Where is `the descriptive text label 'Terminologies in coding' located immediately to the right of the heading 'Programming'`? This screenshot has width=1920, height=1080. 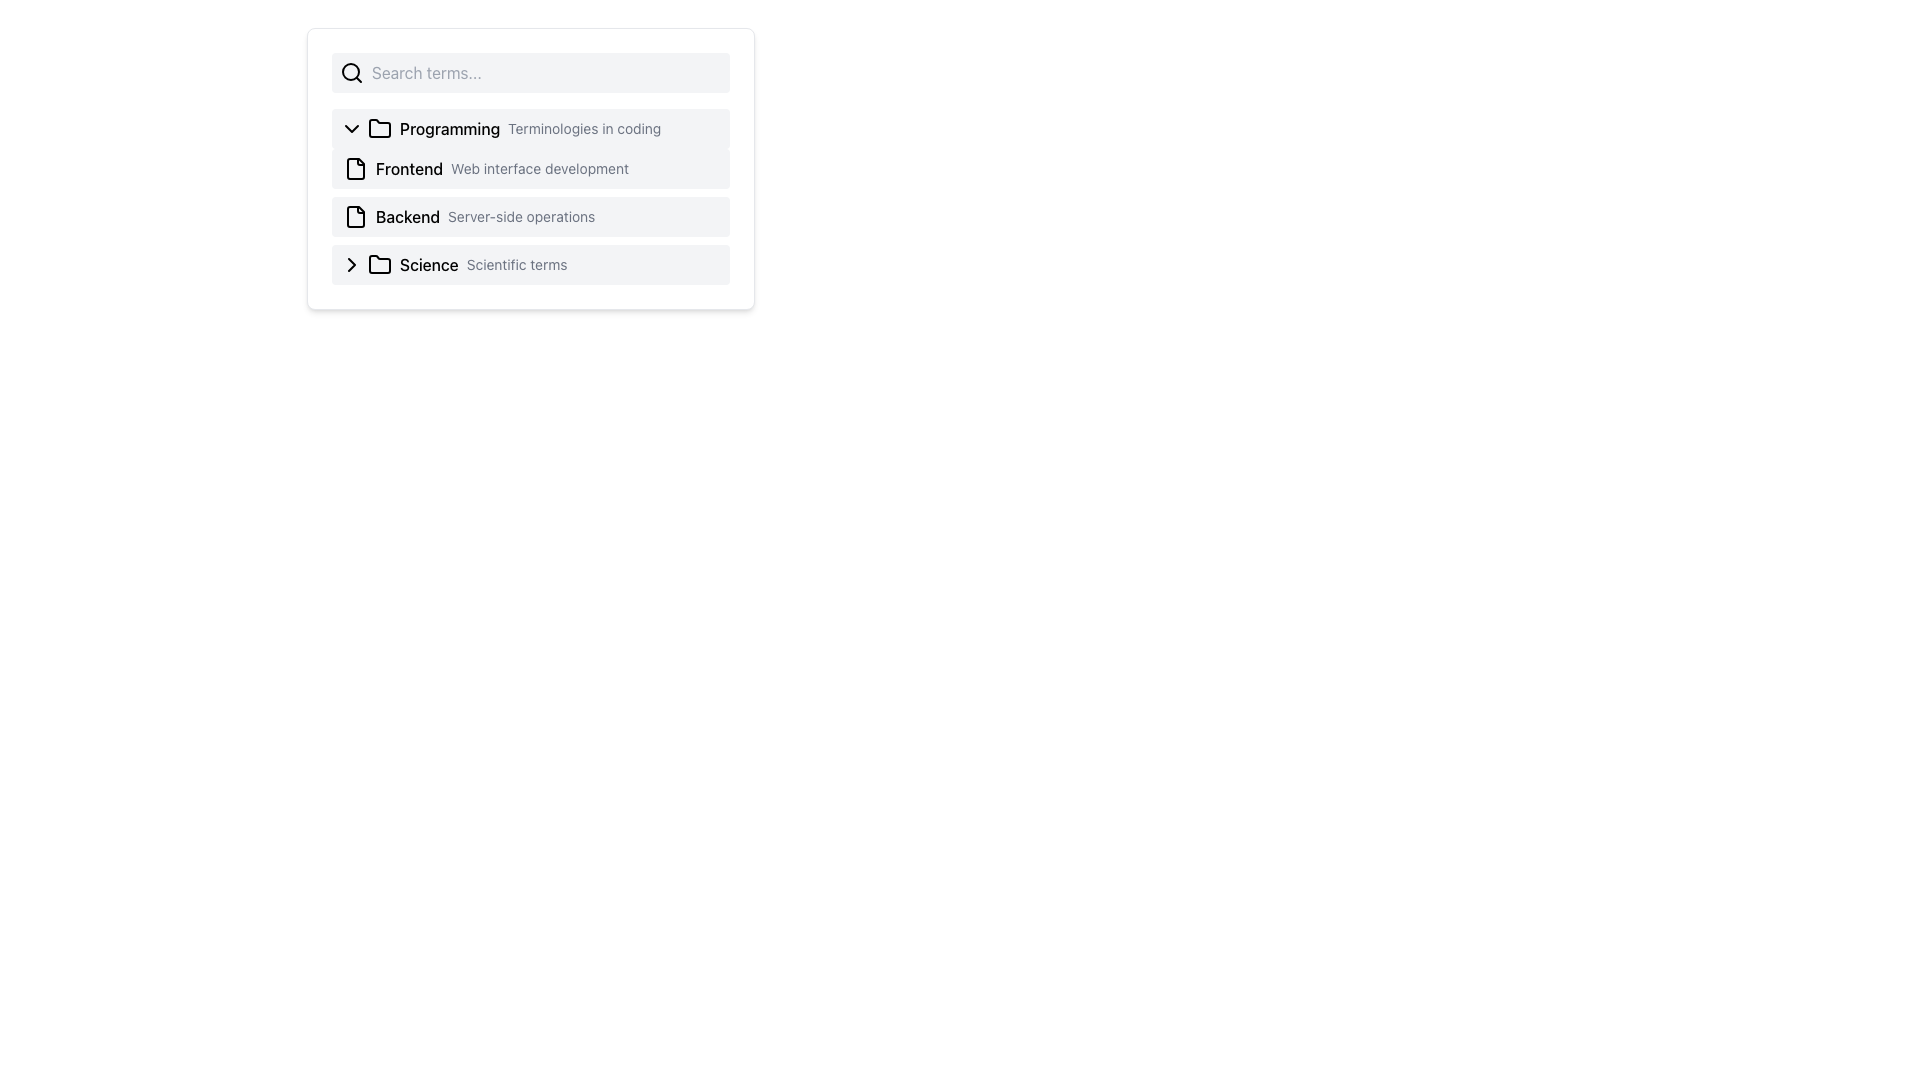 the descriptive text label 'Terminologies in coding' located immediately to the right of the heading 'Programming' is located at coordinates (583, 128).